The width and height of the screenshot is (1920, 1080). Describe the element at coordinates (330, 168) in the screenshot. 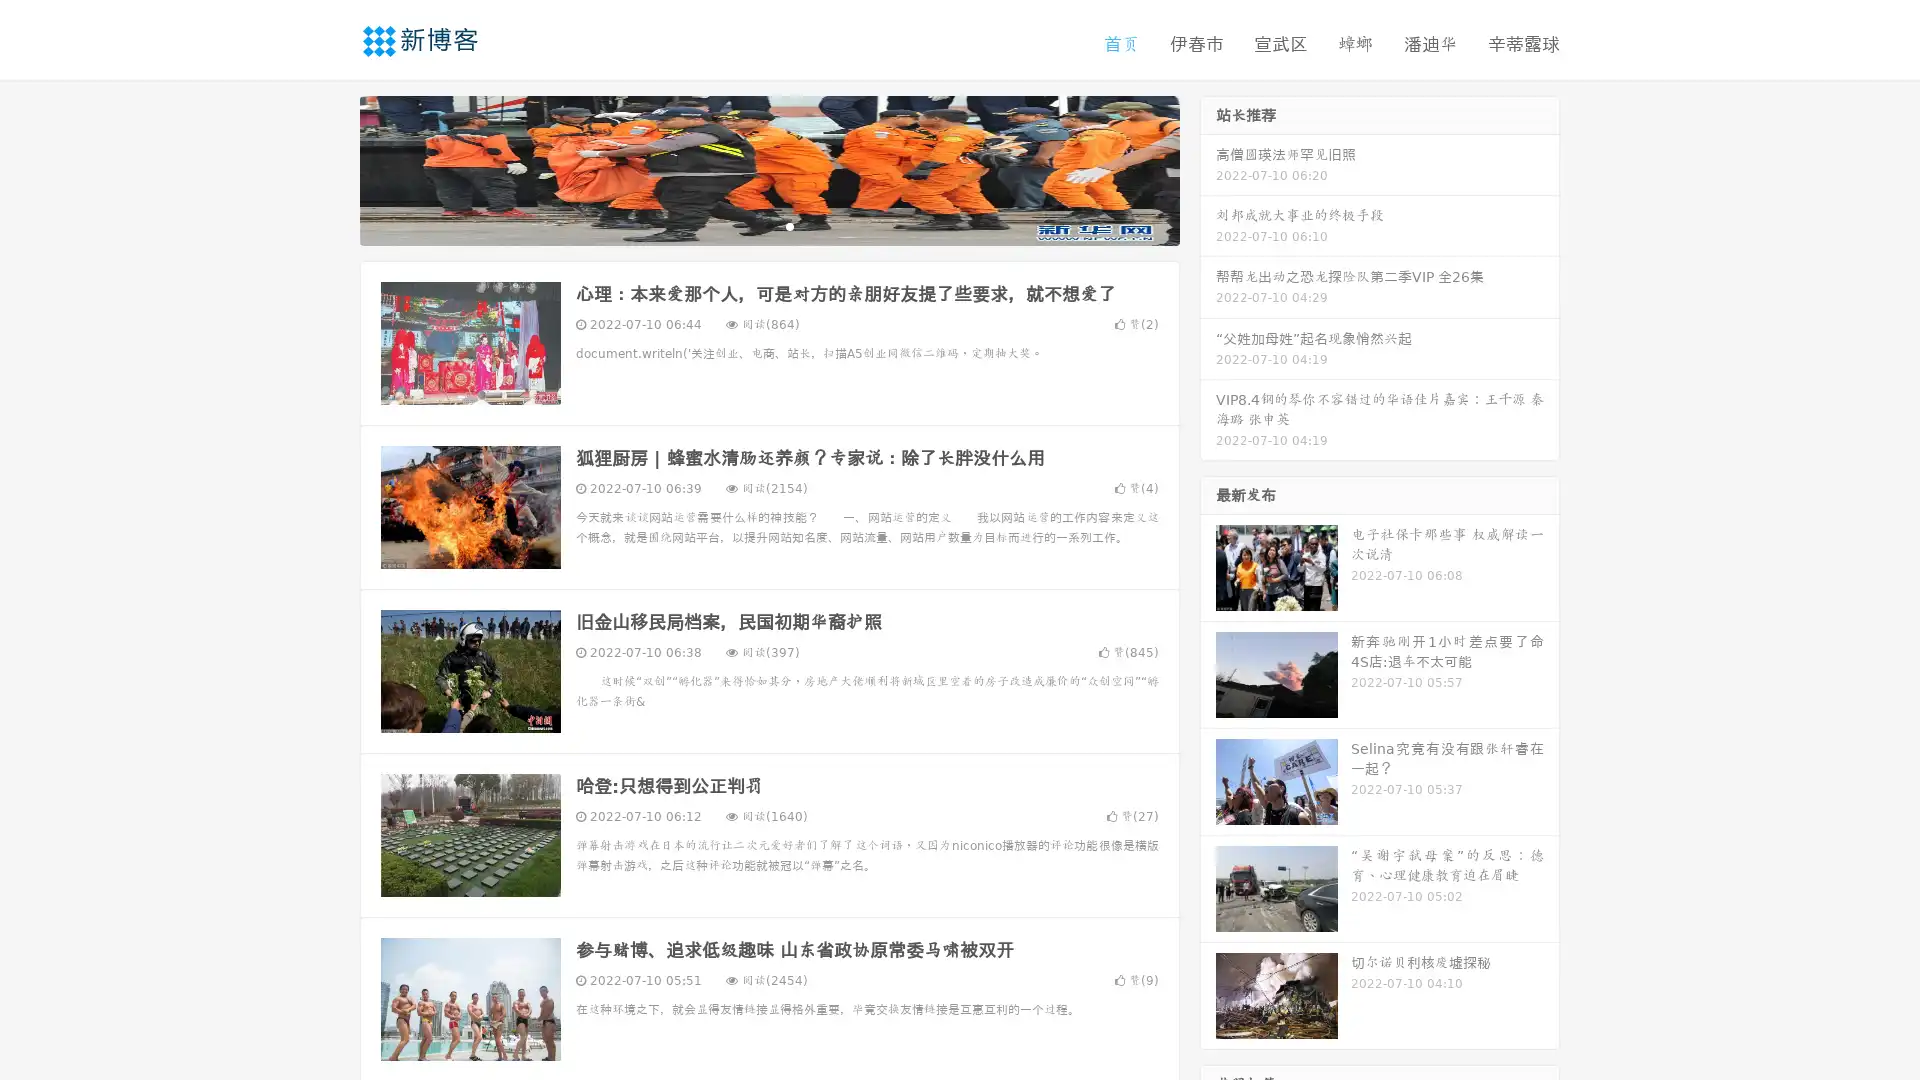

I see `Previous slide` at that location.